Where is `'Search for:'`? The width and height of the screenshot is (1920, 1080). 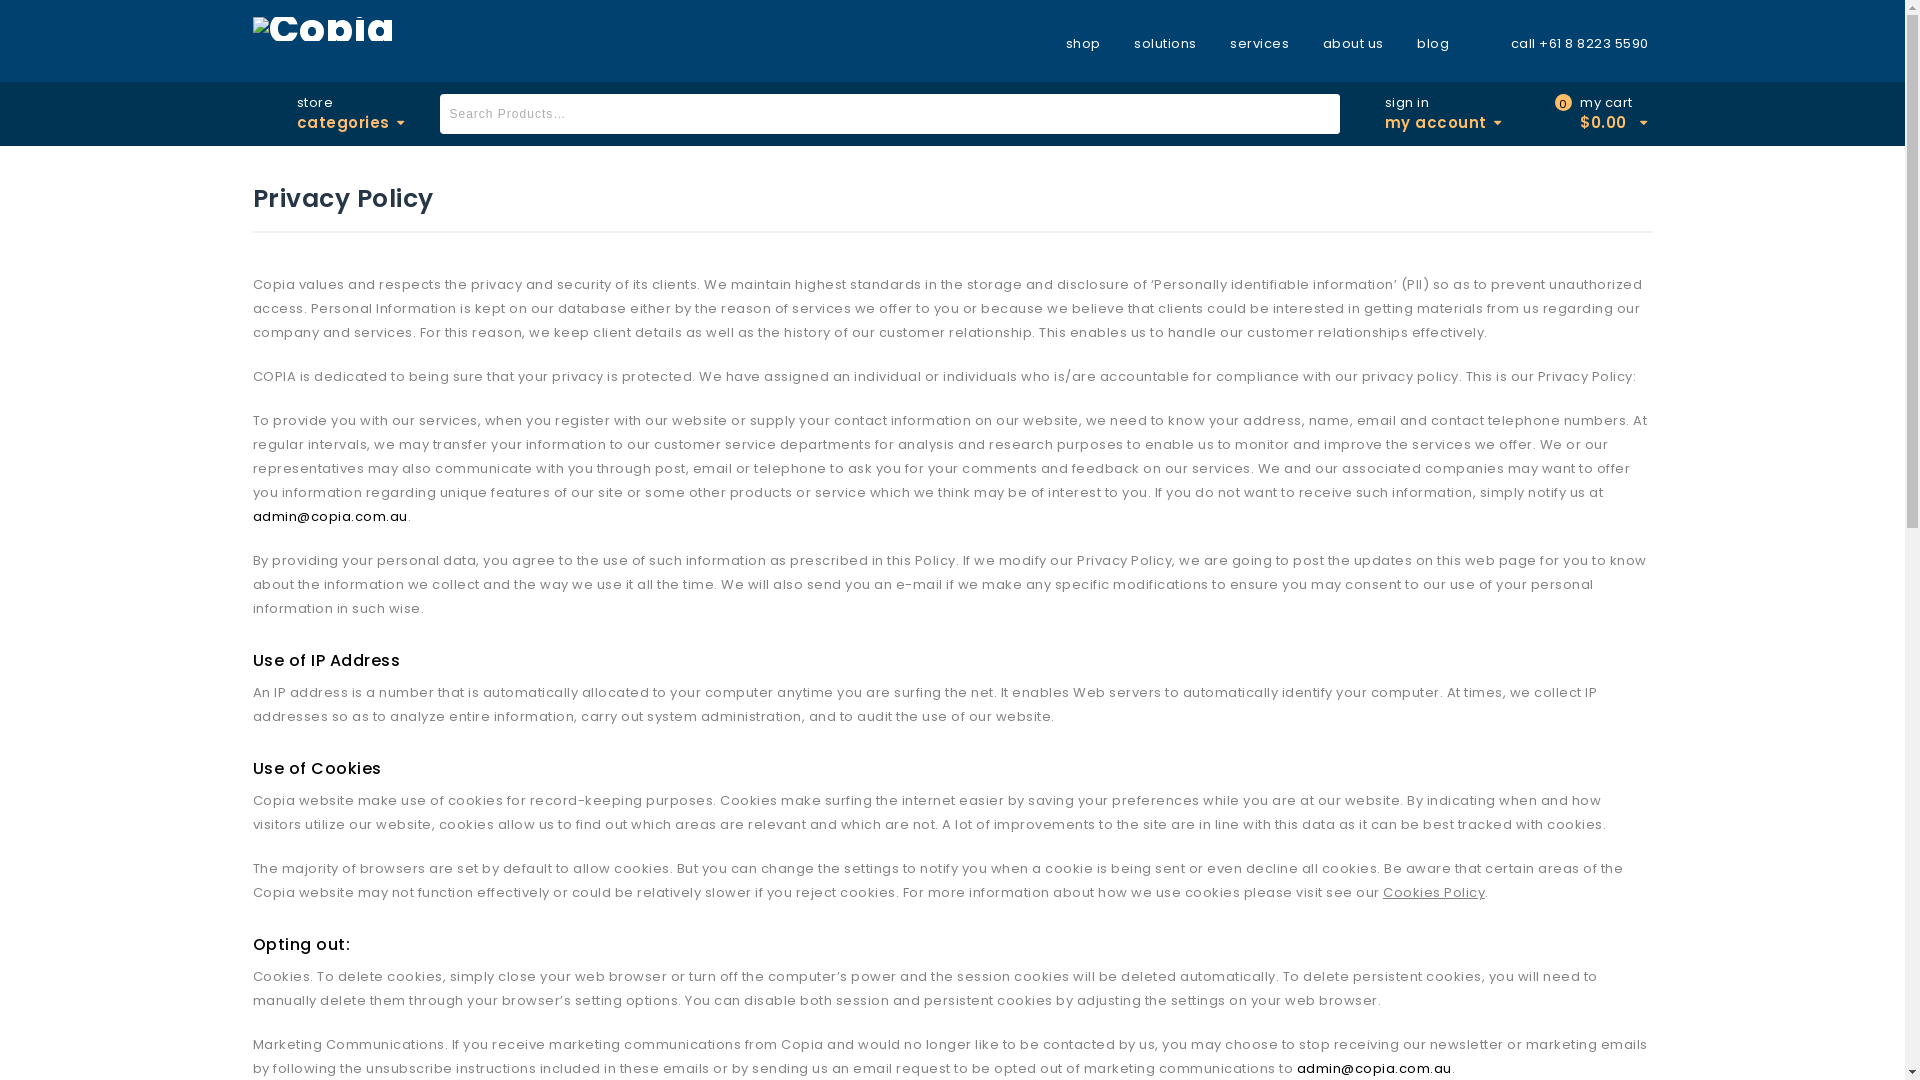
'Search for:' is located at coordinates (439, 114).